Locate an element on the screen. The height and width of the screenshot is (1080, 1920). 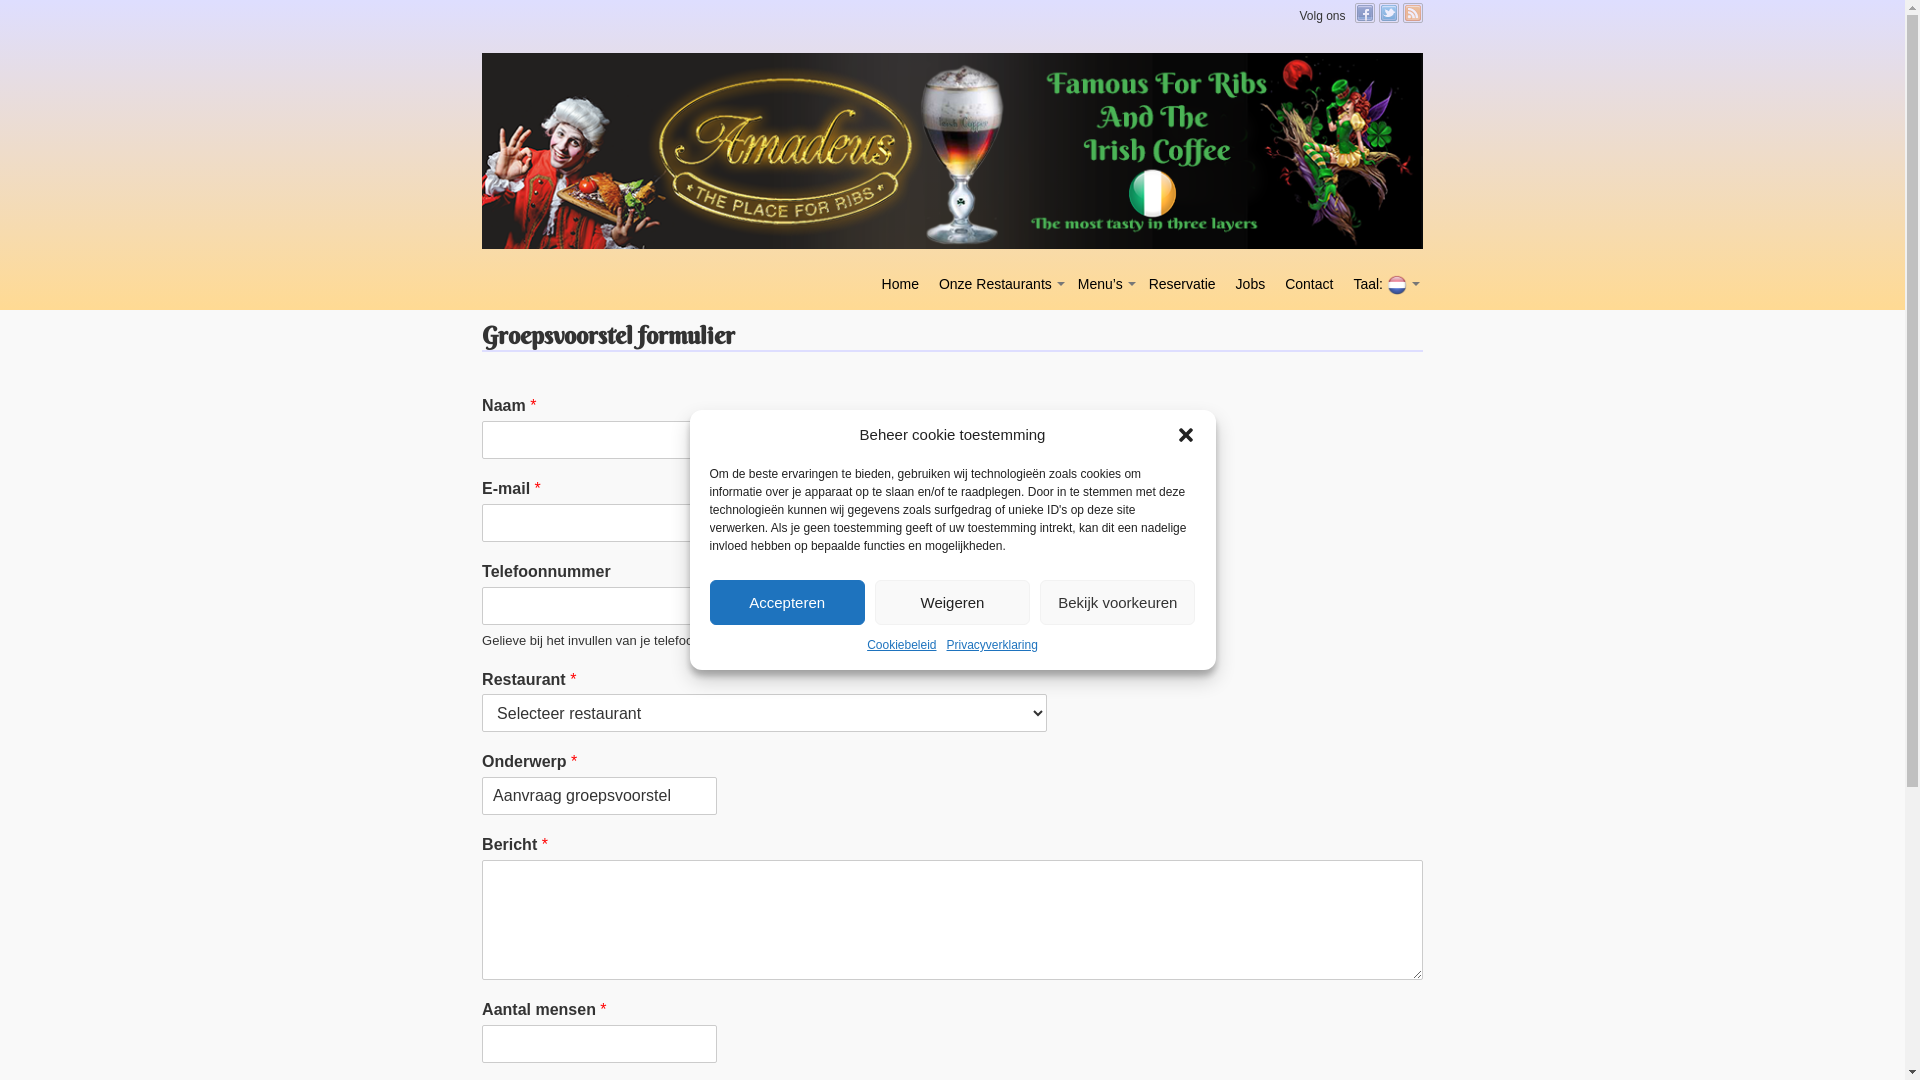
'Reservatie' is located at coordinates (1182, 284).